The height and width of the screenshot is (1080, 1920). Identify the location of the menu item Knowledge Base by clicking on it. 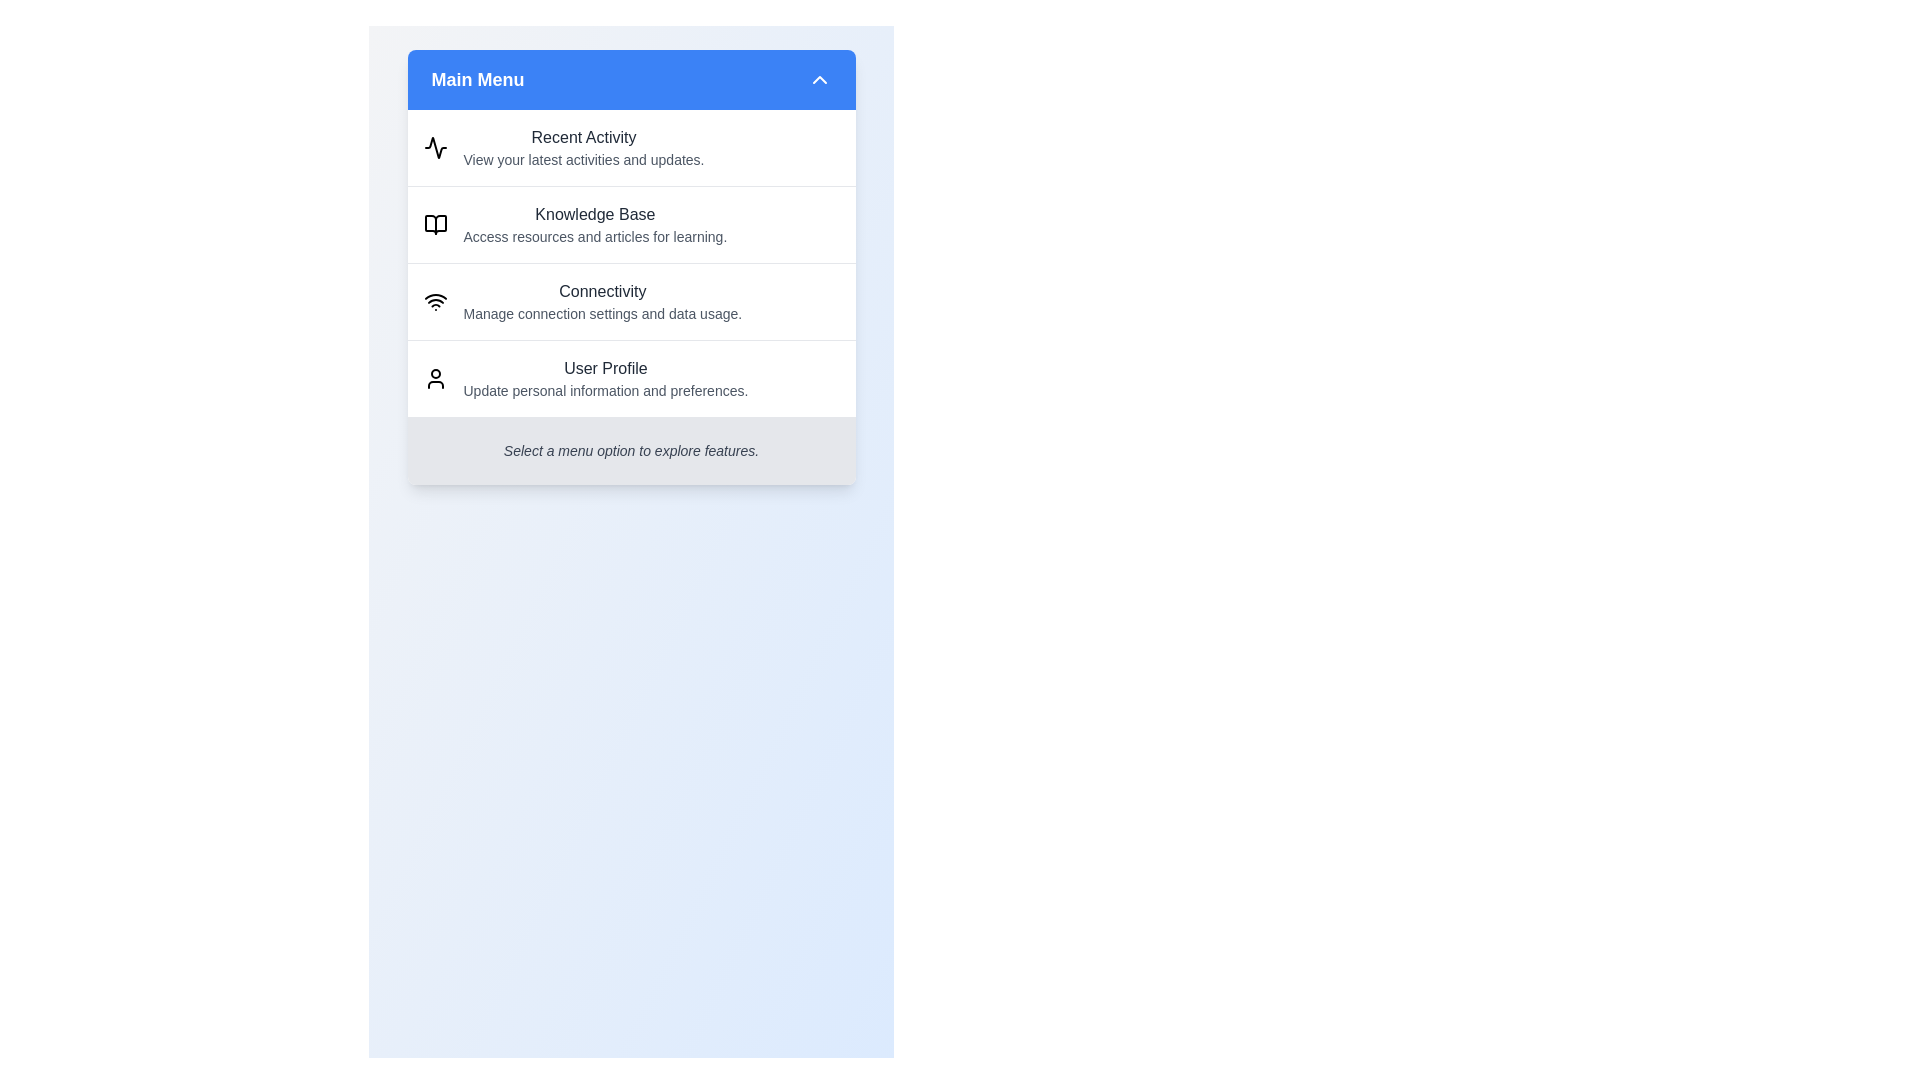
(630, 224).